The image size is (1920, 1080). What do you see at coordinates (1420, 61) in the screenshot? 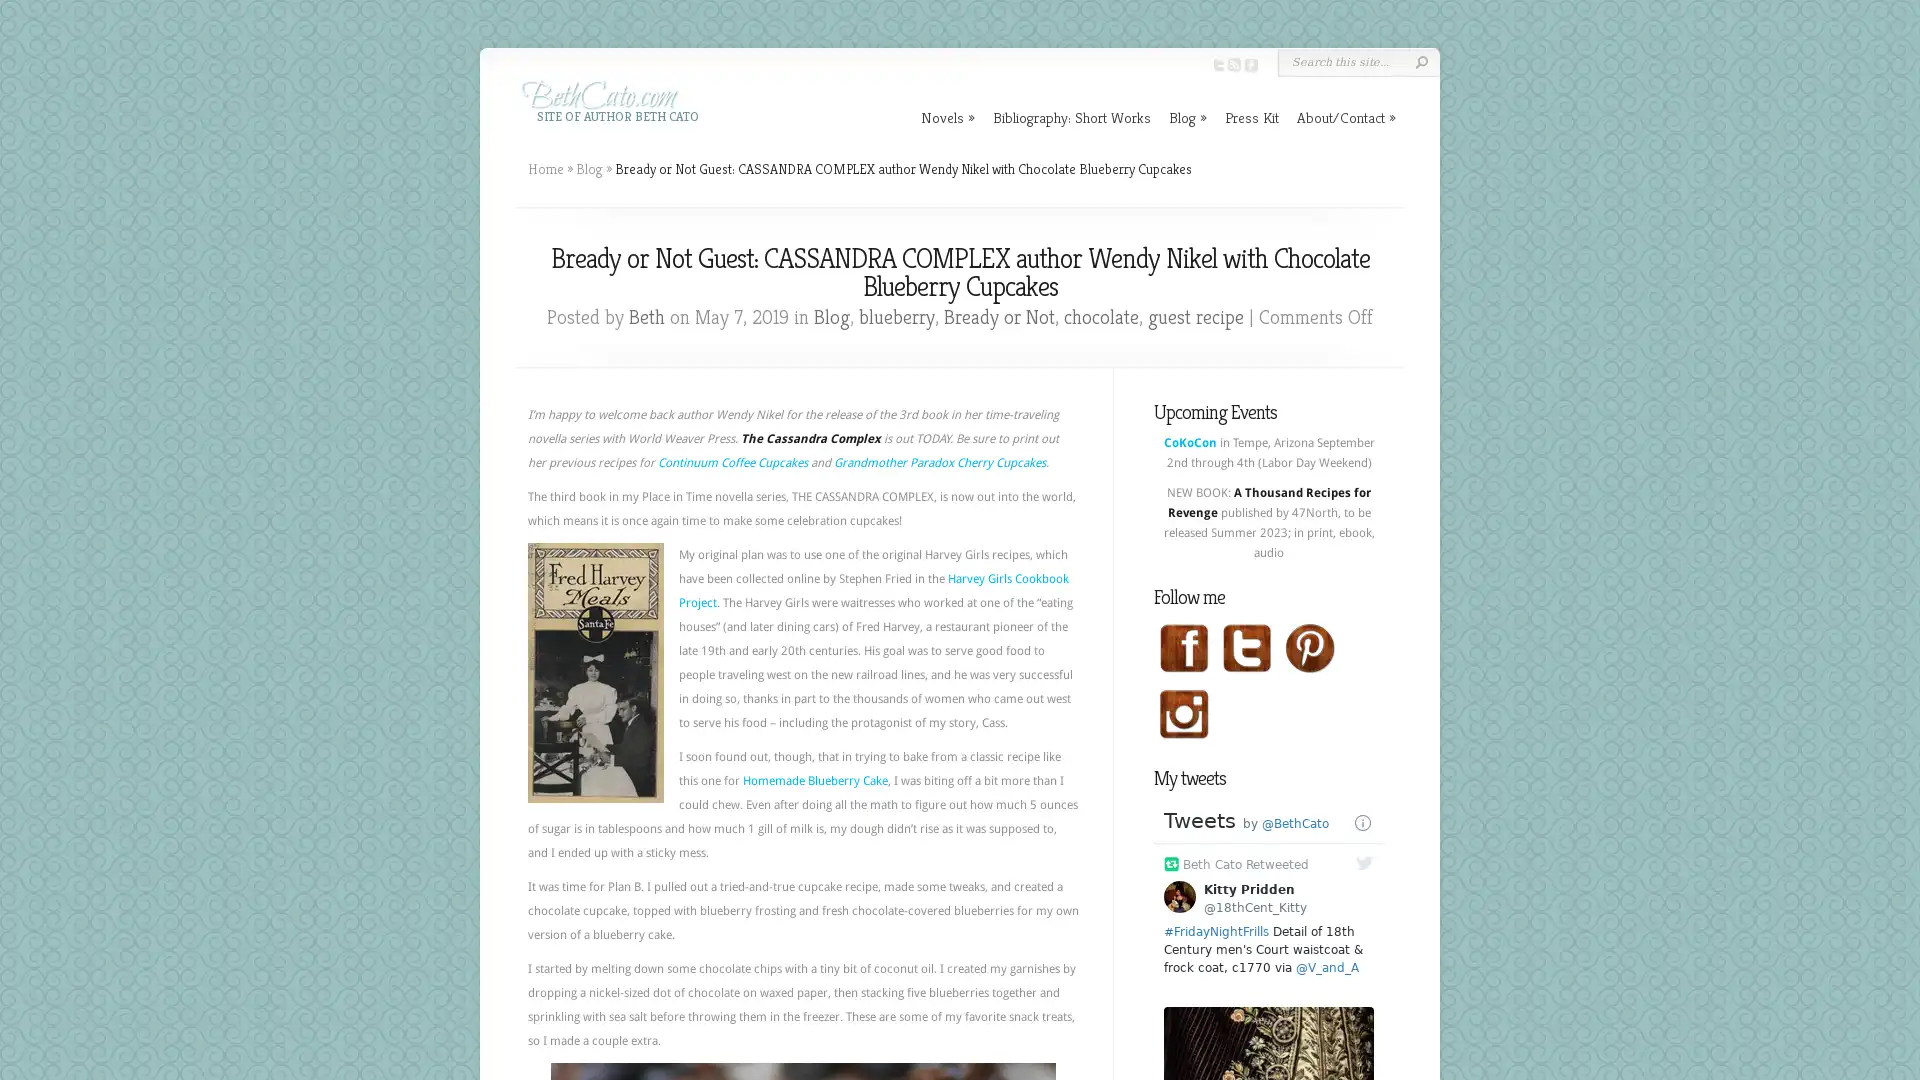
I see `Submit` at bounding box center [1420, 61].